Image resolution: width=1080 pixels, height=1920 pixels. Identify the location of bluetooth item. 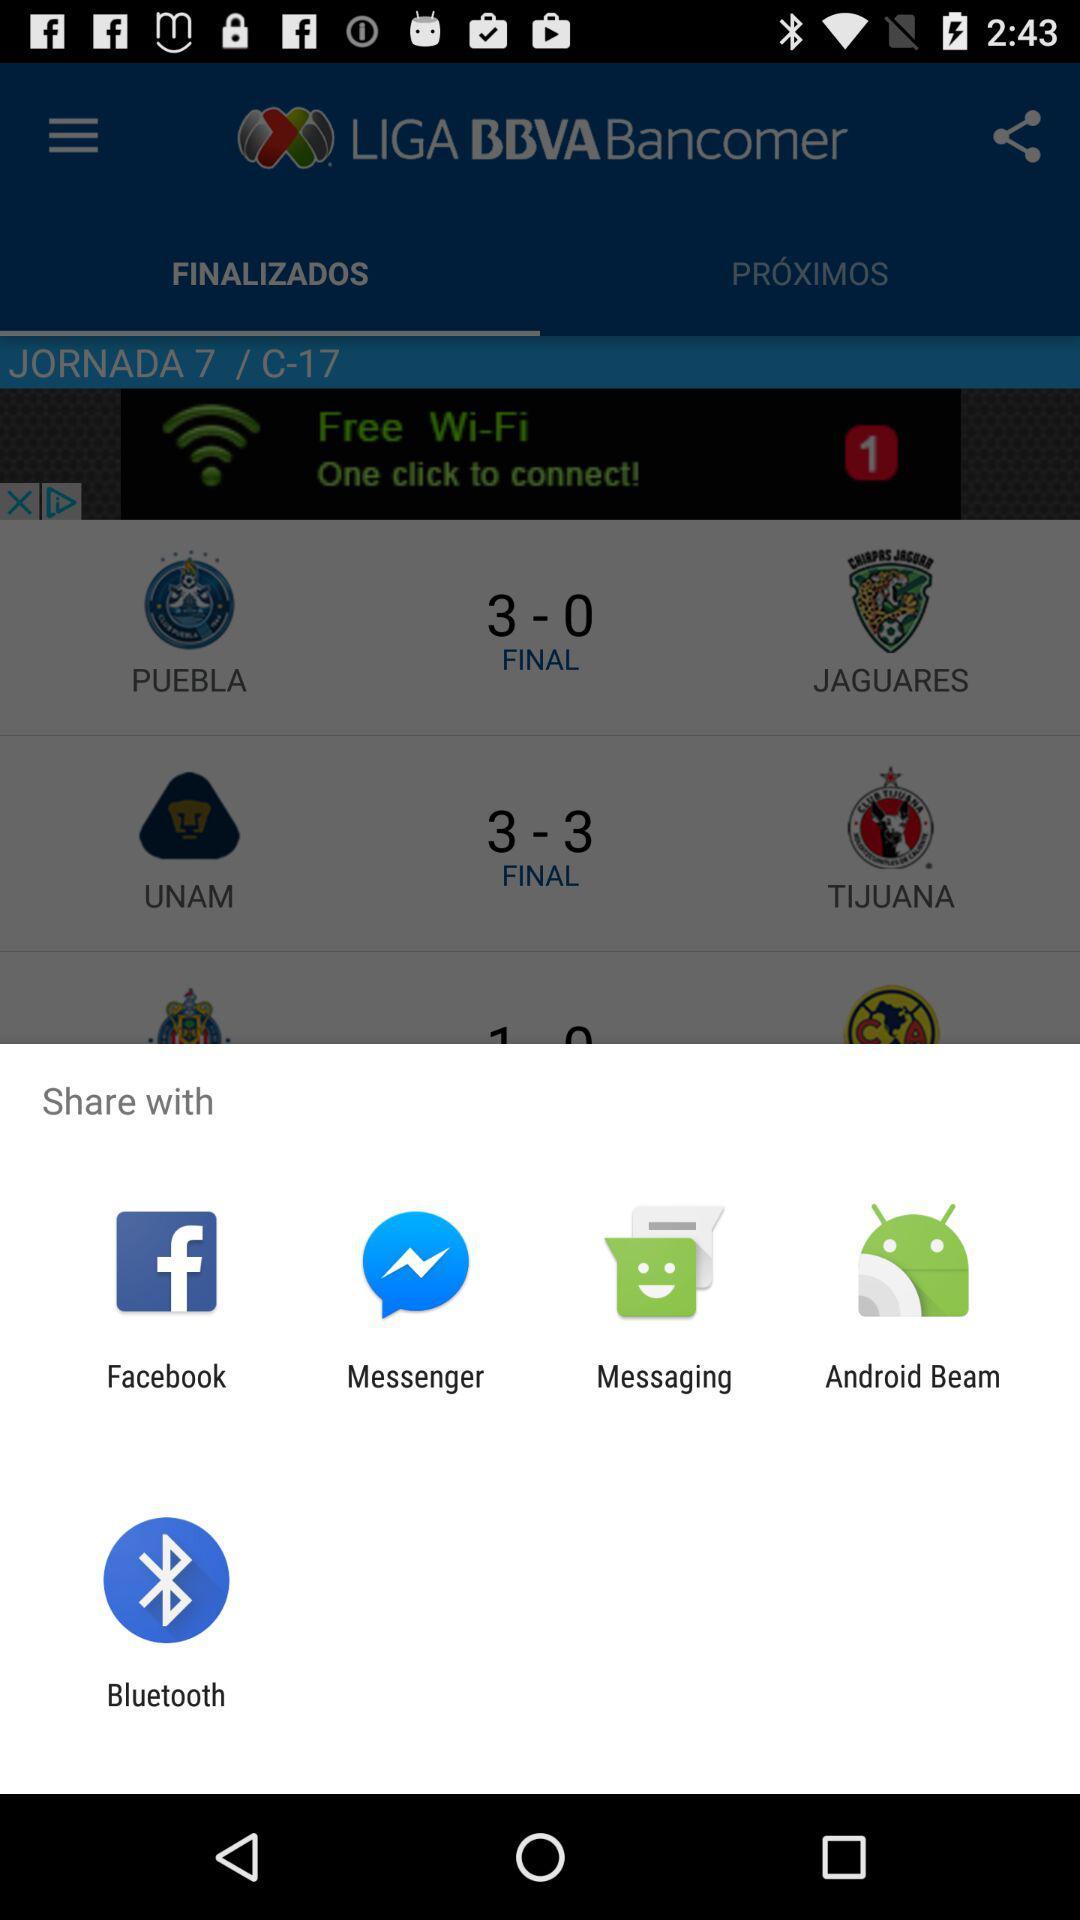
(165, 1711).